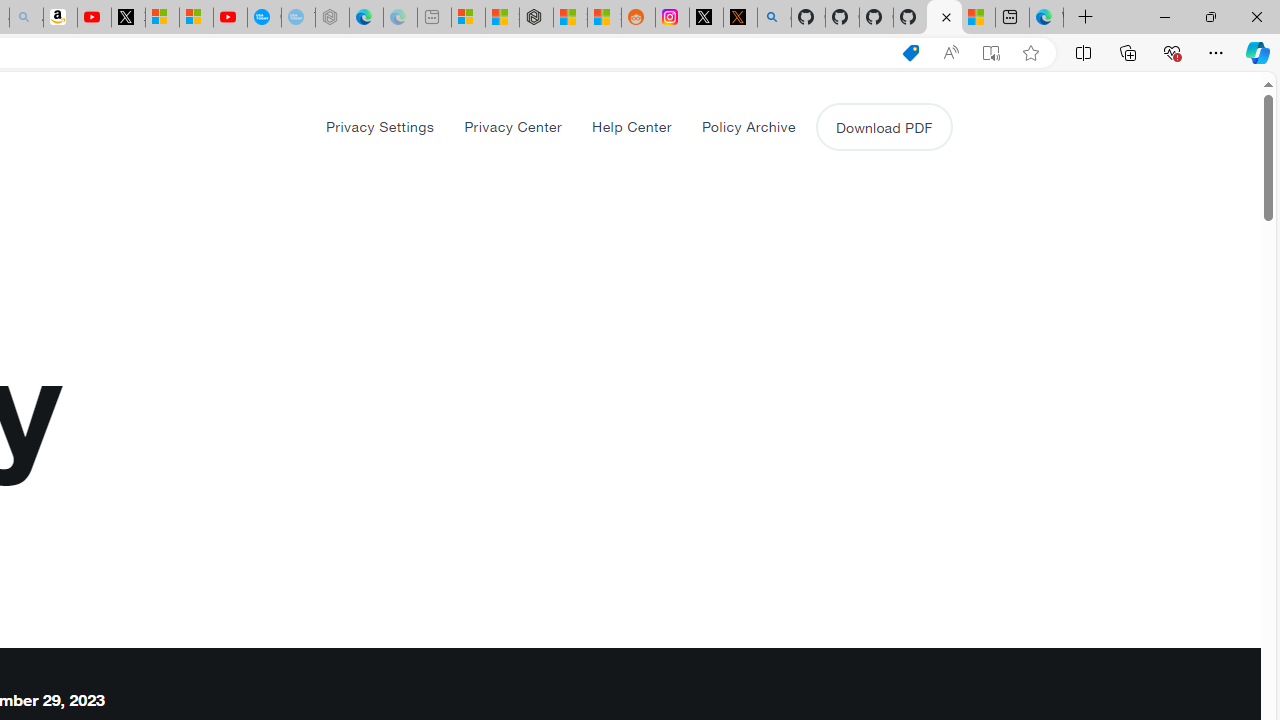 The image size is (1280, 720). Describe the element at coordinates (706, 17) in the screenshot. I see `'Log in to X / X'` at that location.